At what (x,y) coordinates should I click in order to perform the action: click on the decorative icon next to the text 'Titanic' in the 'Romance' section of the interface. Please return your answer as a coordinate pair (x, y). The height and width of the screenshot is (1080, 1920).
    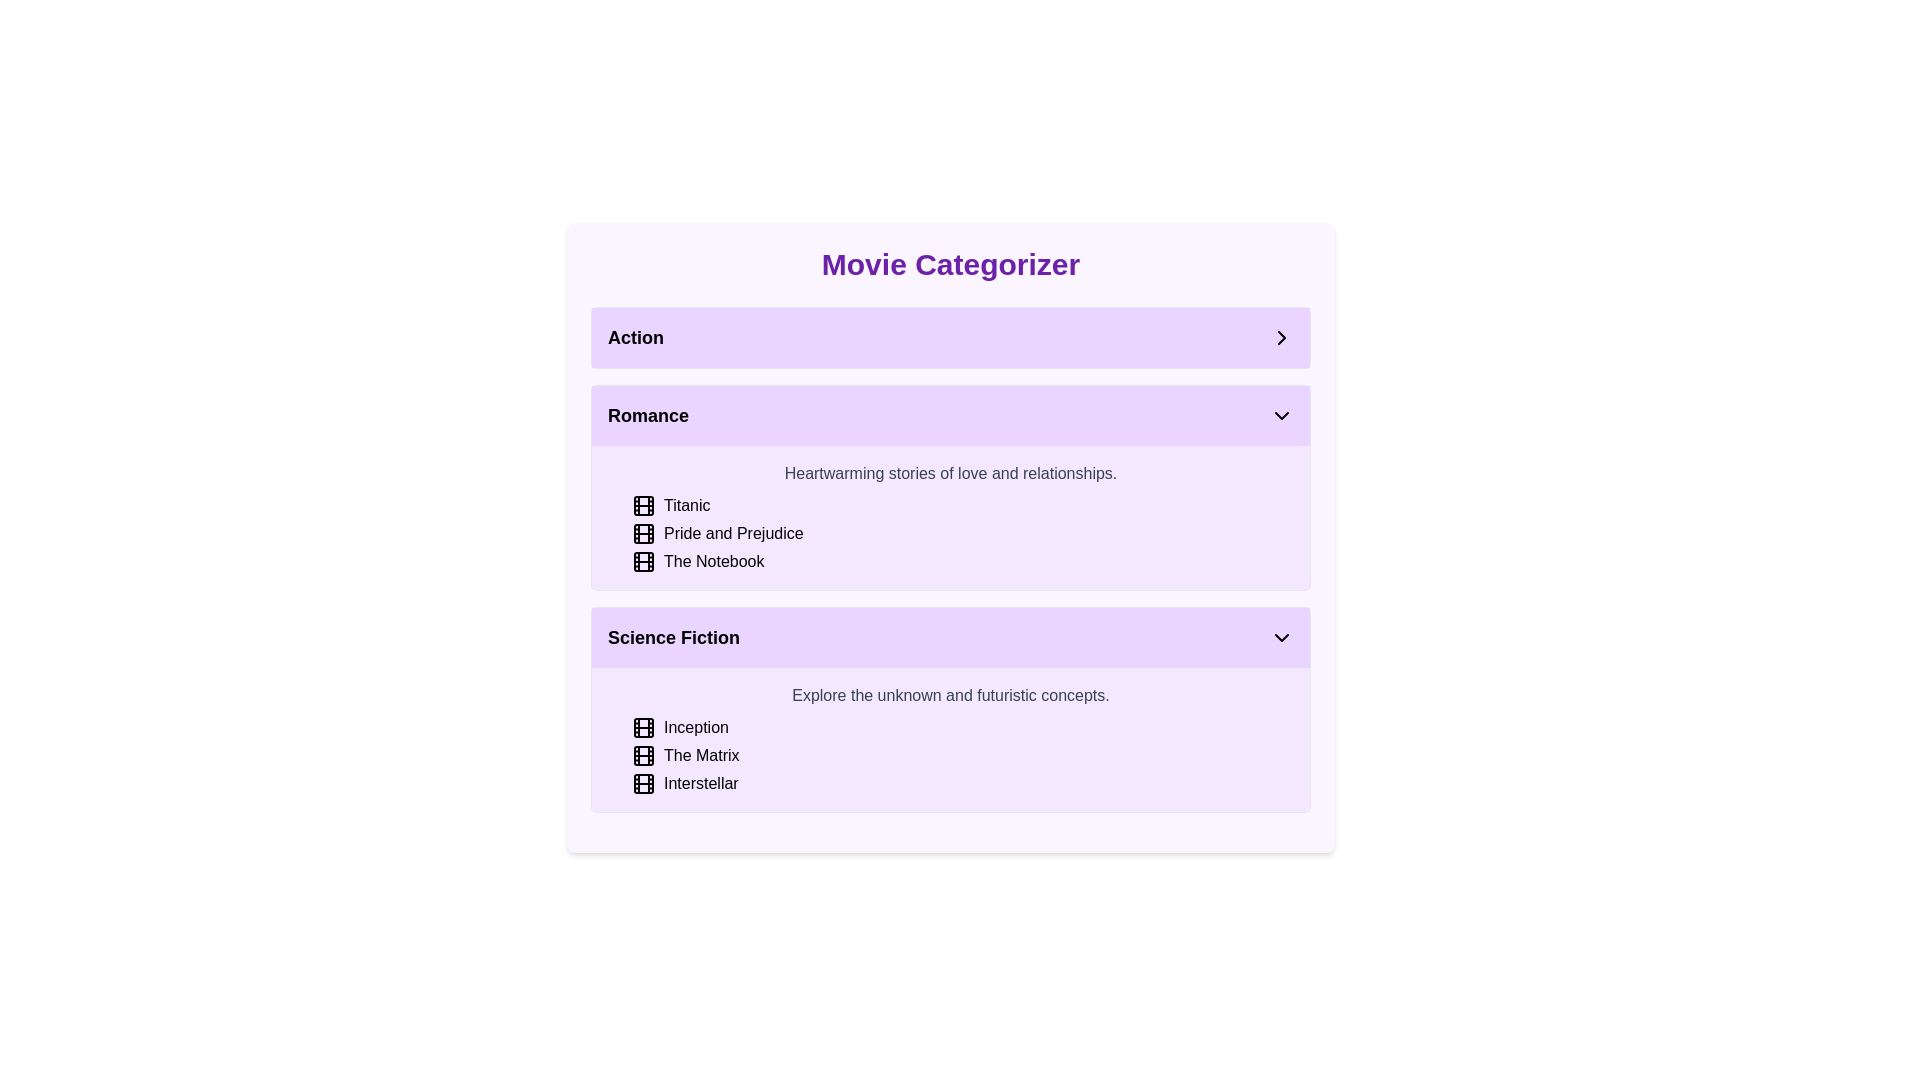
    Looking at the image, I should click on (643, 504).